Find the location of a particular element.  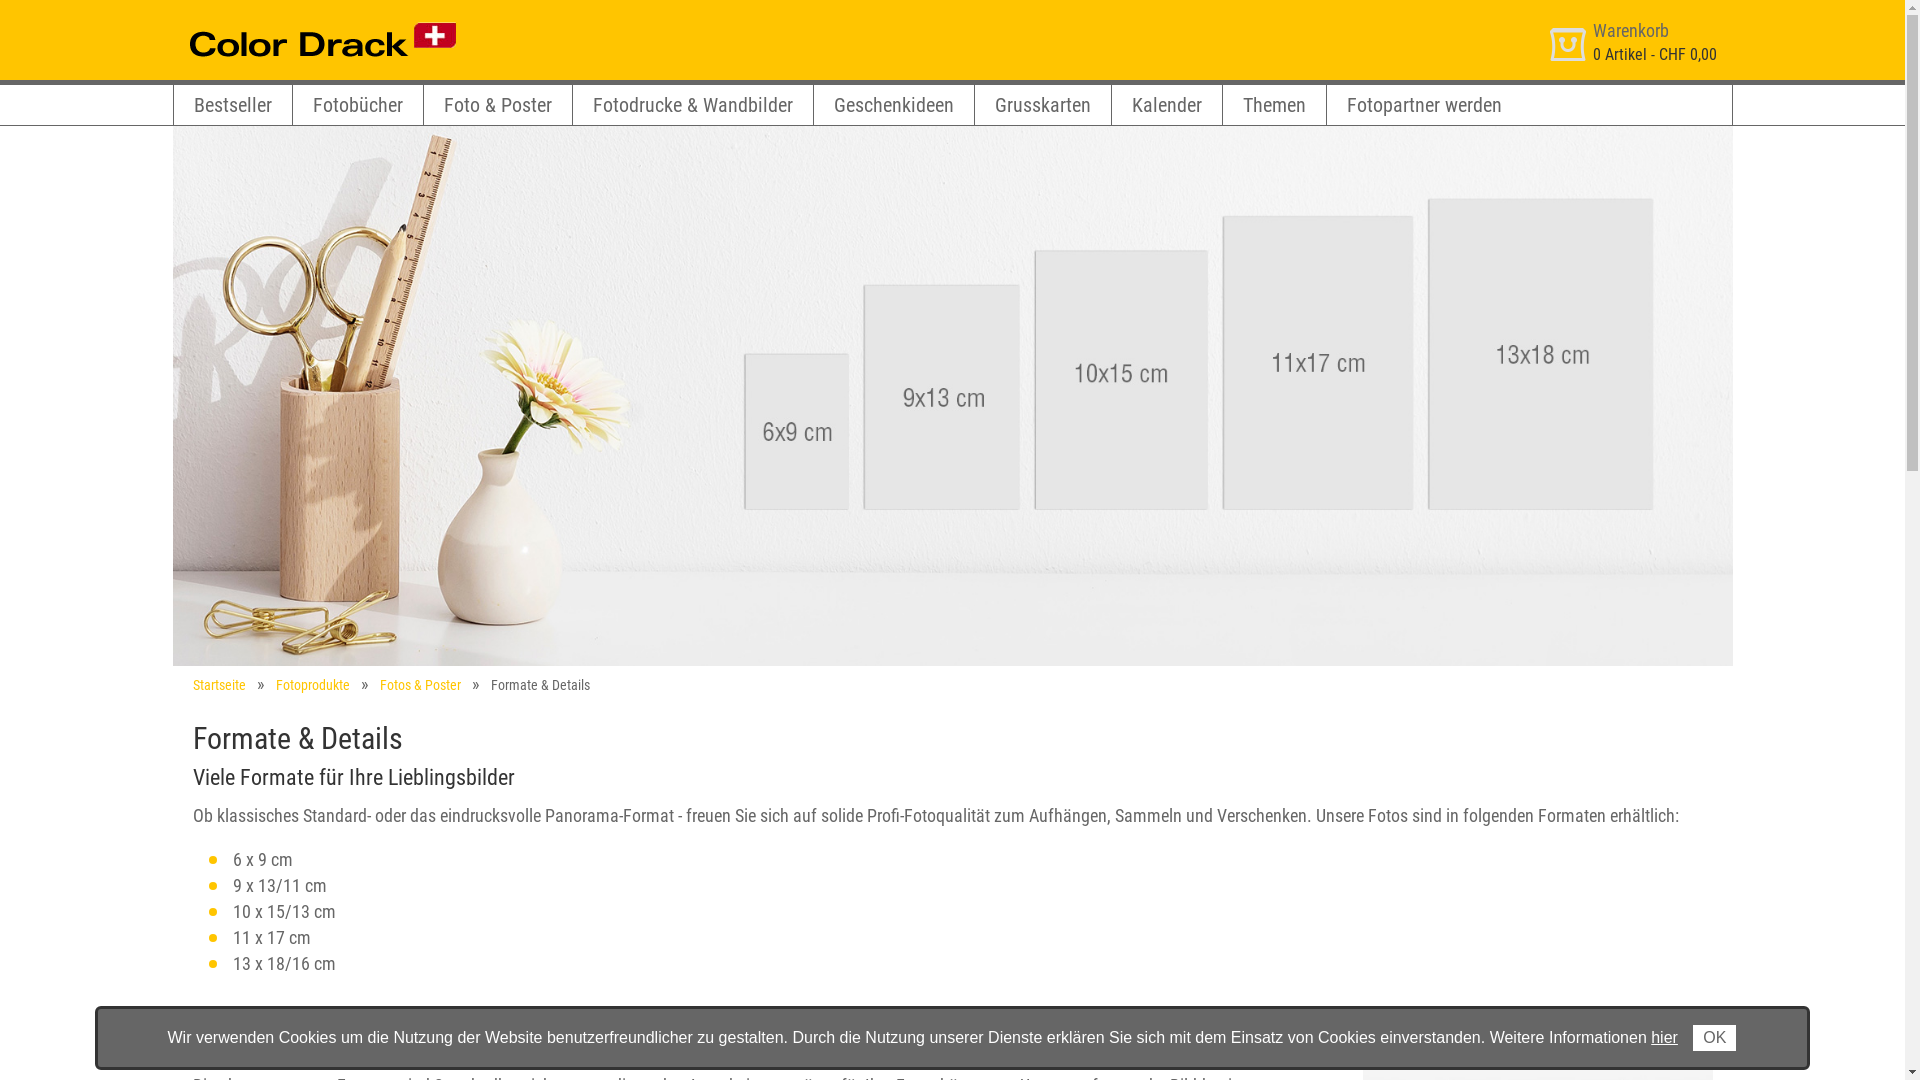

'Themen' is located at coordinates (1272, 104).